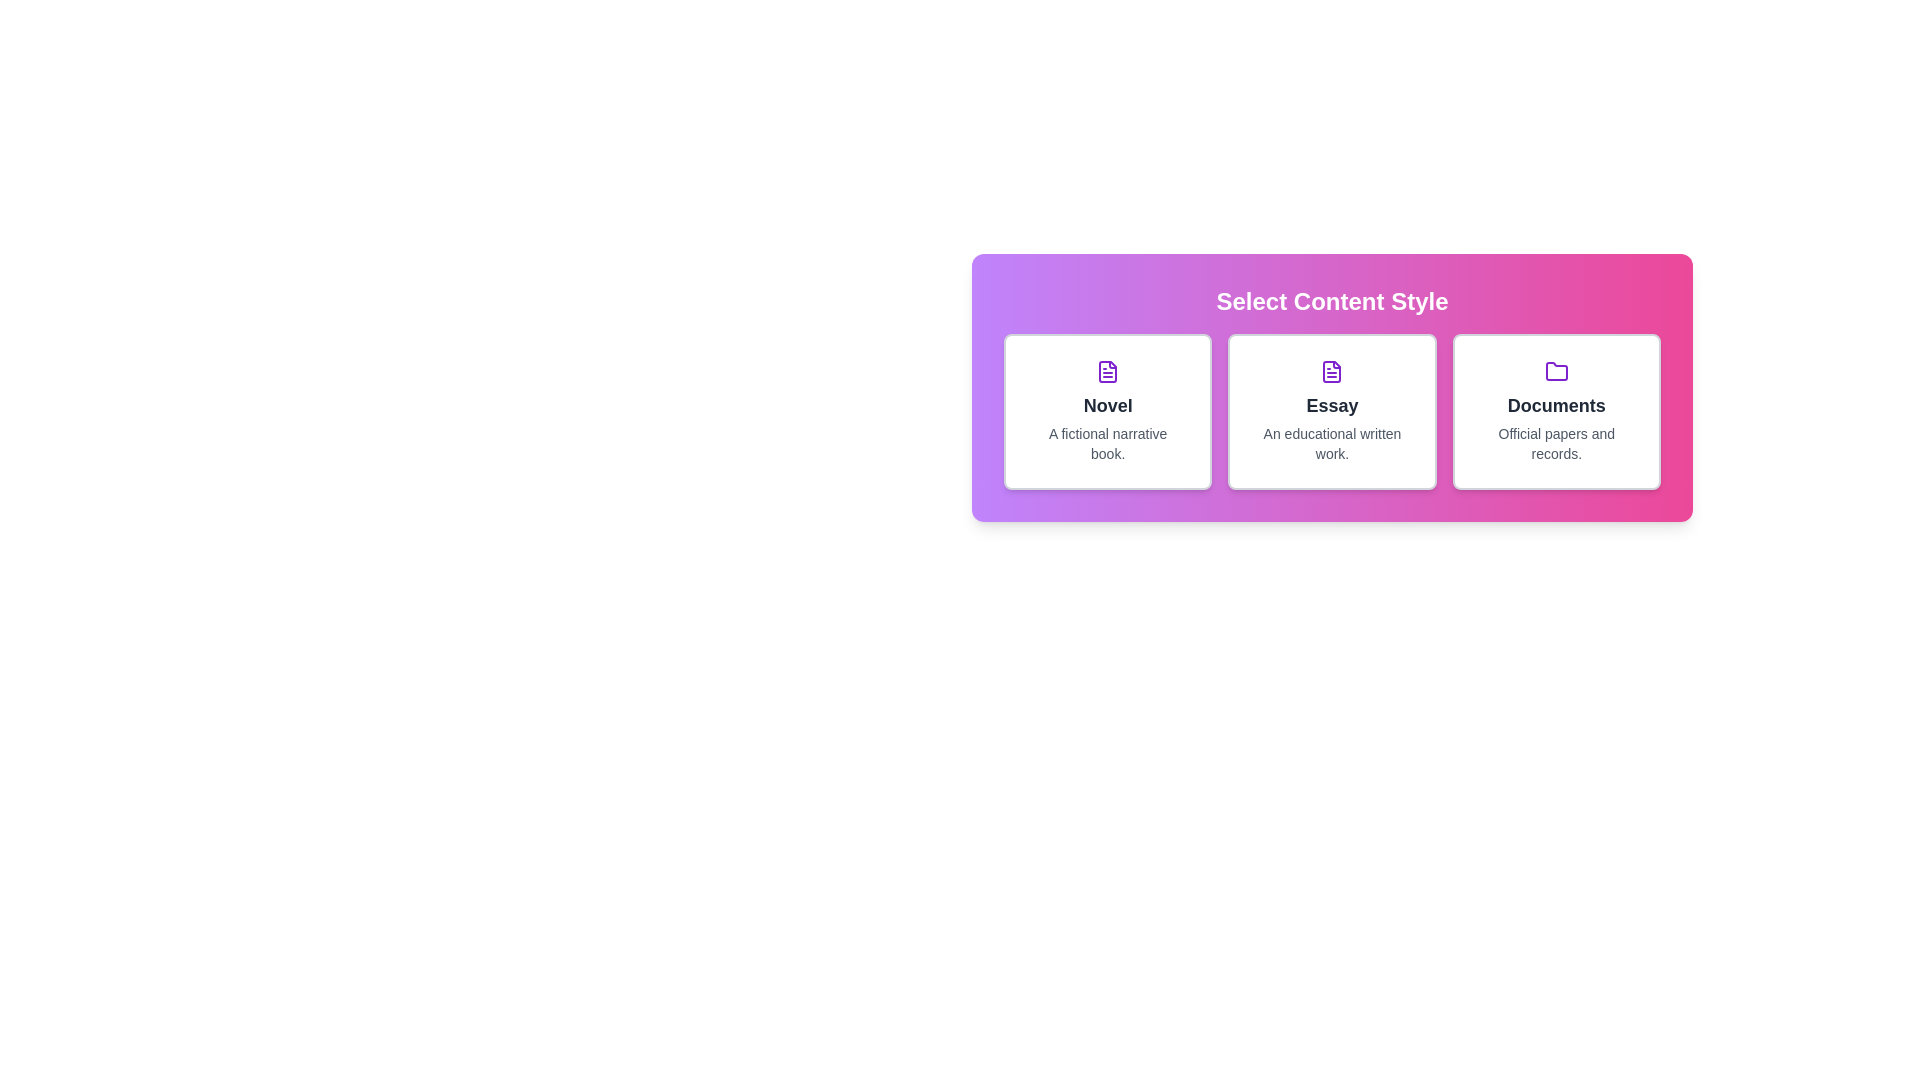 The image size is (1920, 1080). Describe the element at coordinates (1332, 371) in the screenshot. I see `the purple document icon representing the first selectable option labeled 'Novel' in the 'Select Content Style' panel` at that location.